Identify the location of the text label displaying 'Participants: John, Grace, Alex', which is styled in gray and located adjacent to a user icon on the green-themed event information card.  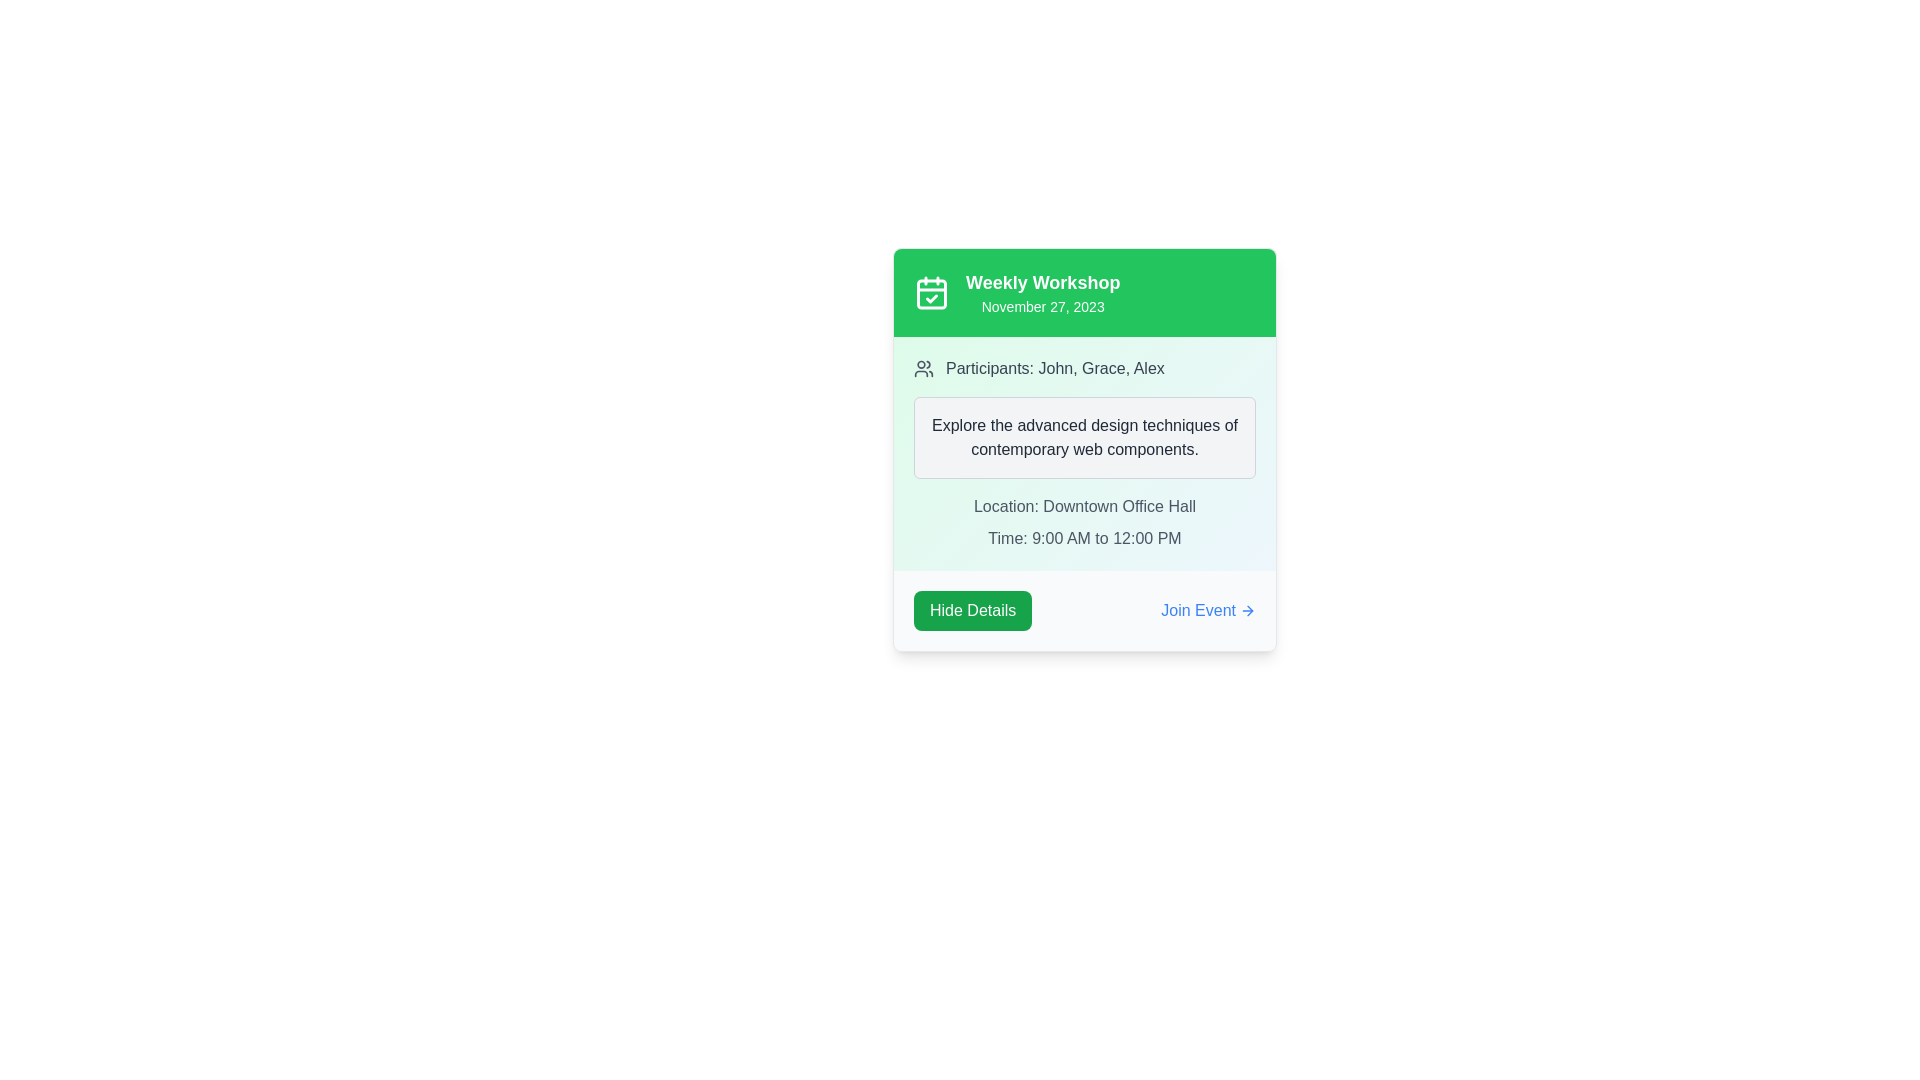
(1054, 369).